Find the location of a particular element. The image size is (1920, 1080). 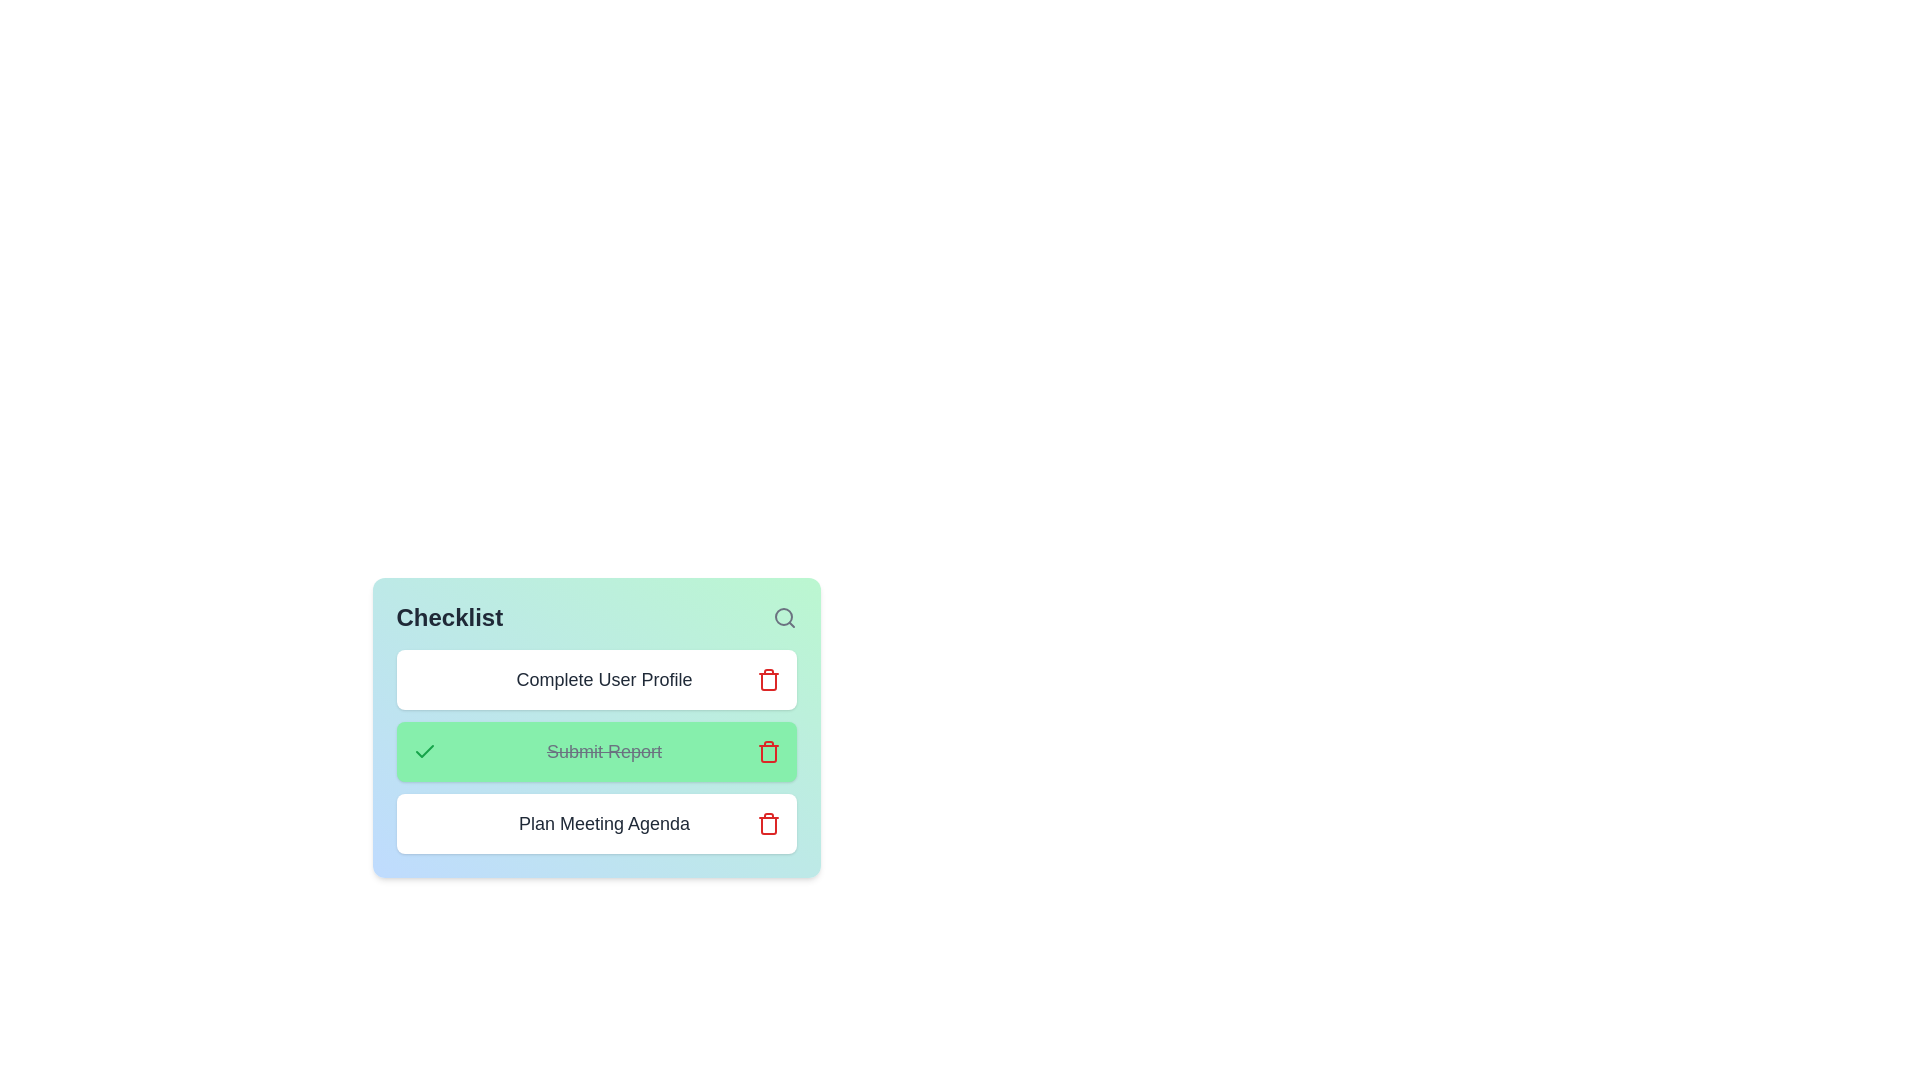

the search icon to initiate the search functionality is located at coordinates (783, 616).